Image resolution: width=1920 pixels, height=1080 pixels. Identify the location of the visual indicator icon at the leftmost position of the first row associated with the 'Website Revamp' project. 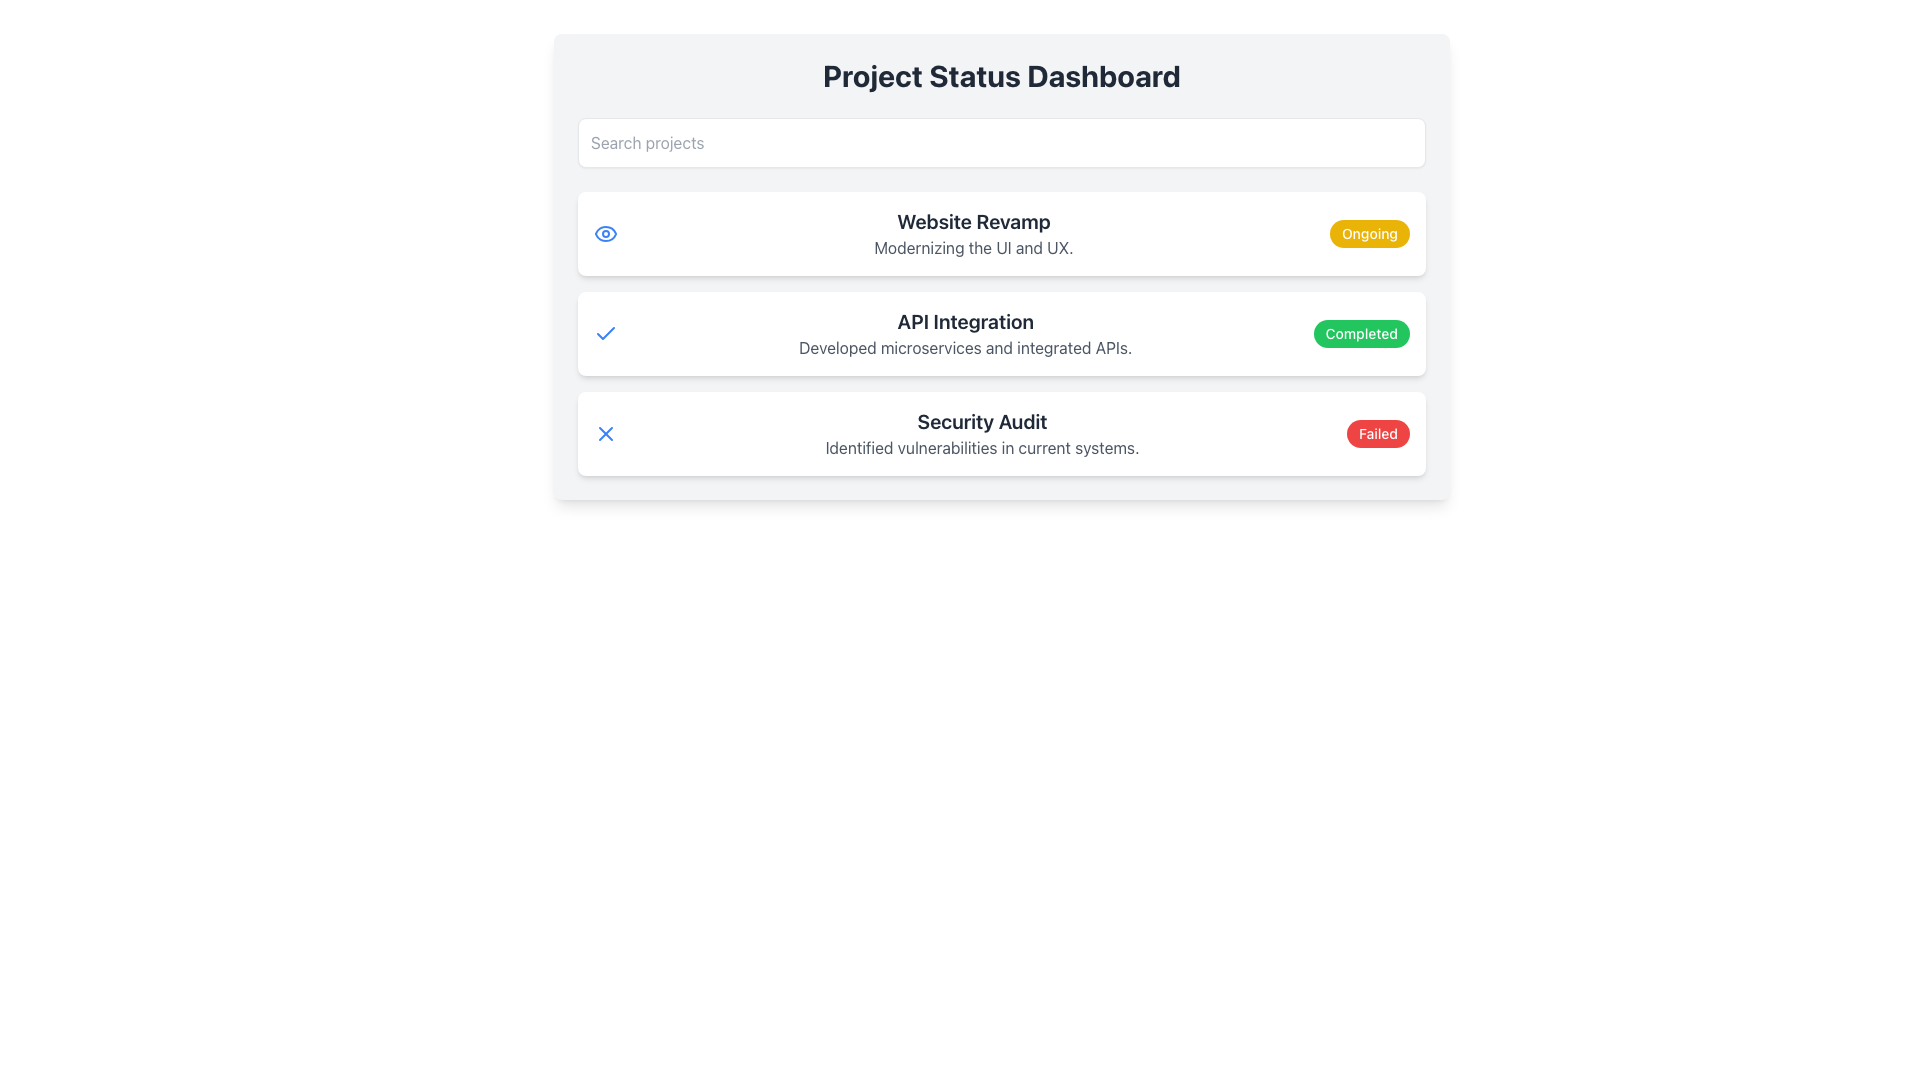
(604, 233).